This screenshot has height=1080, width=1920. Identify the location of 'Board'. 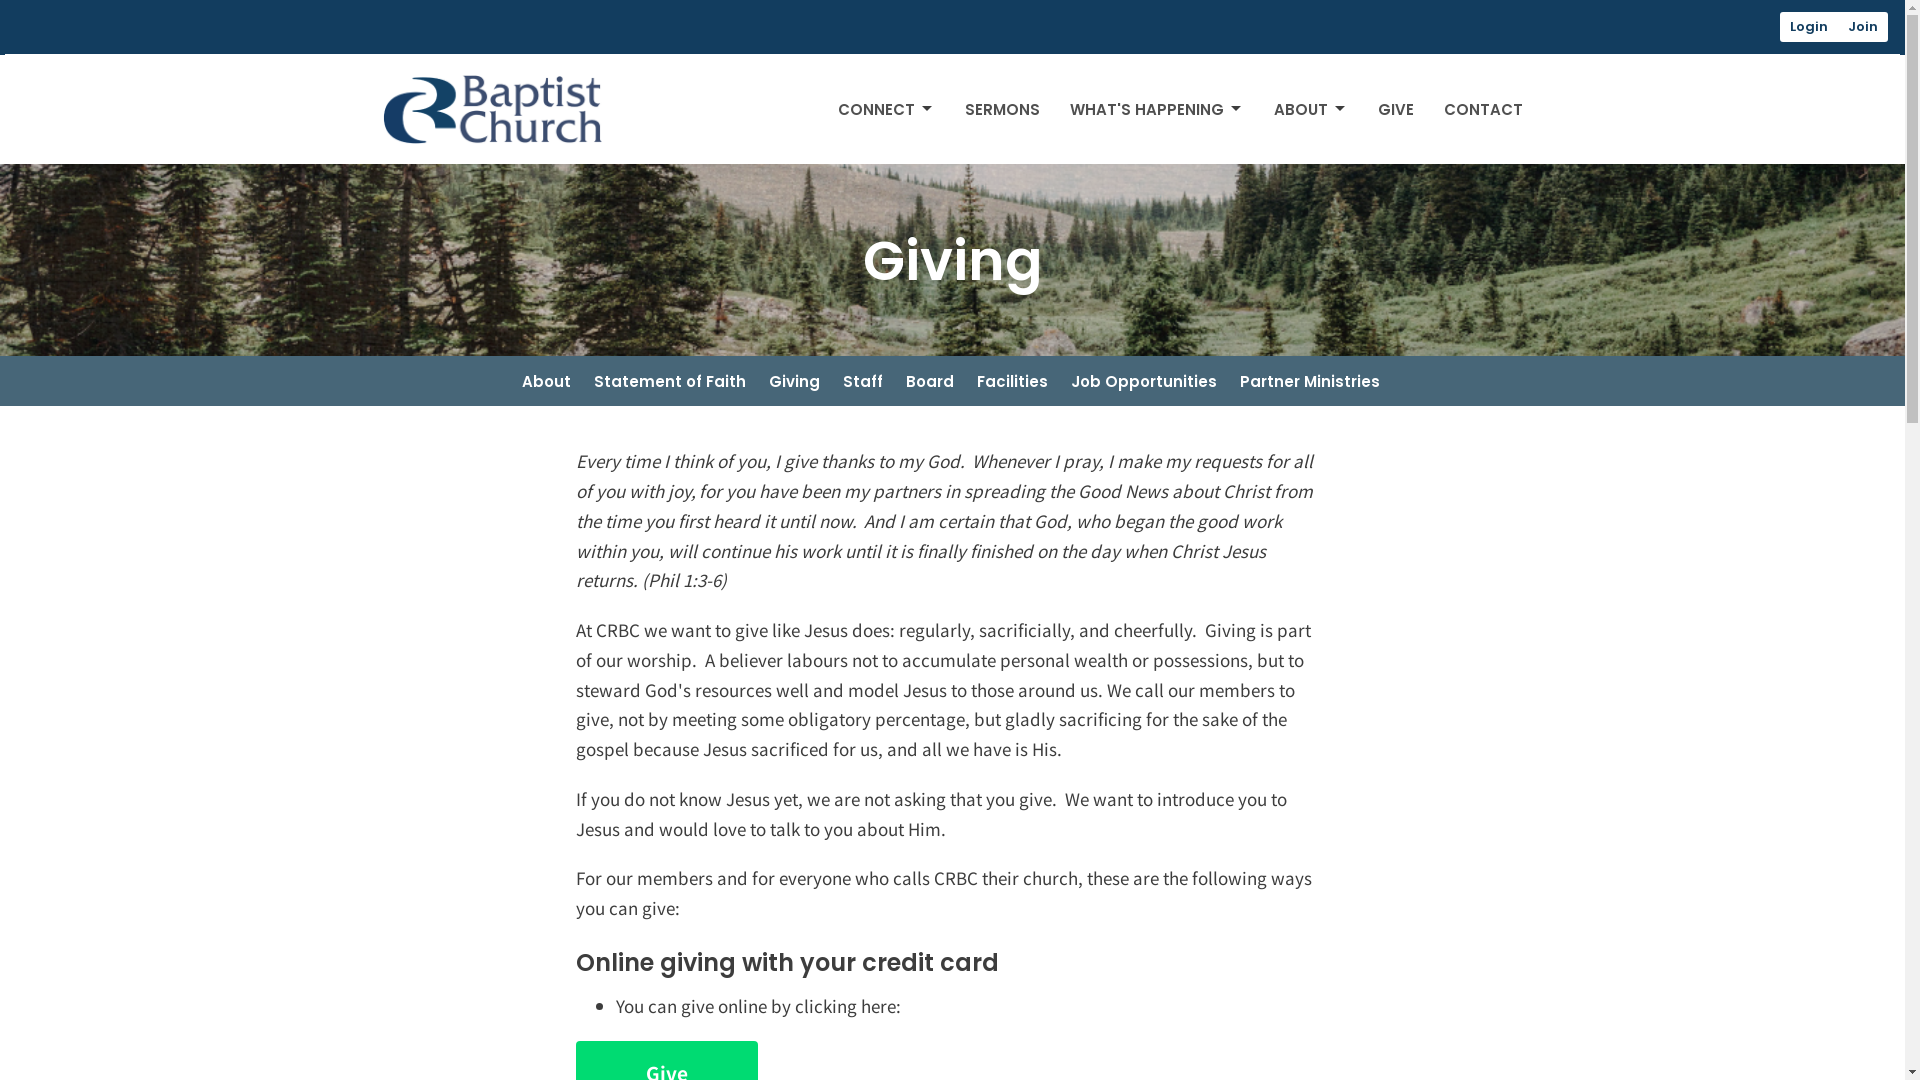
(892, 381).